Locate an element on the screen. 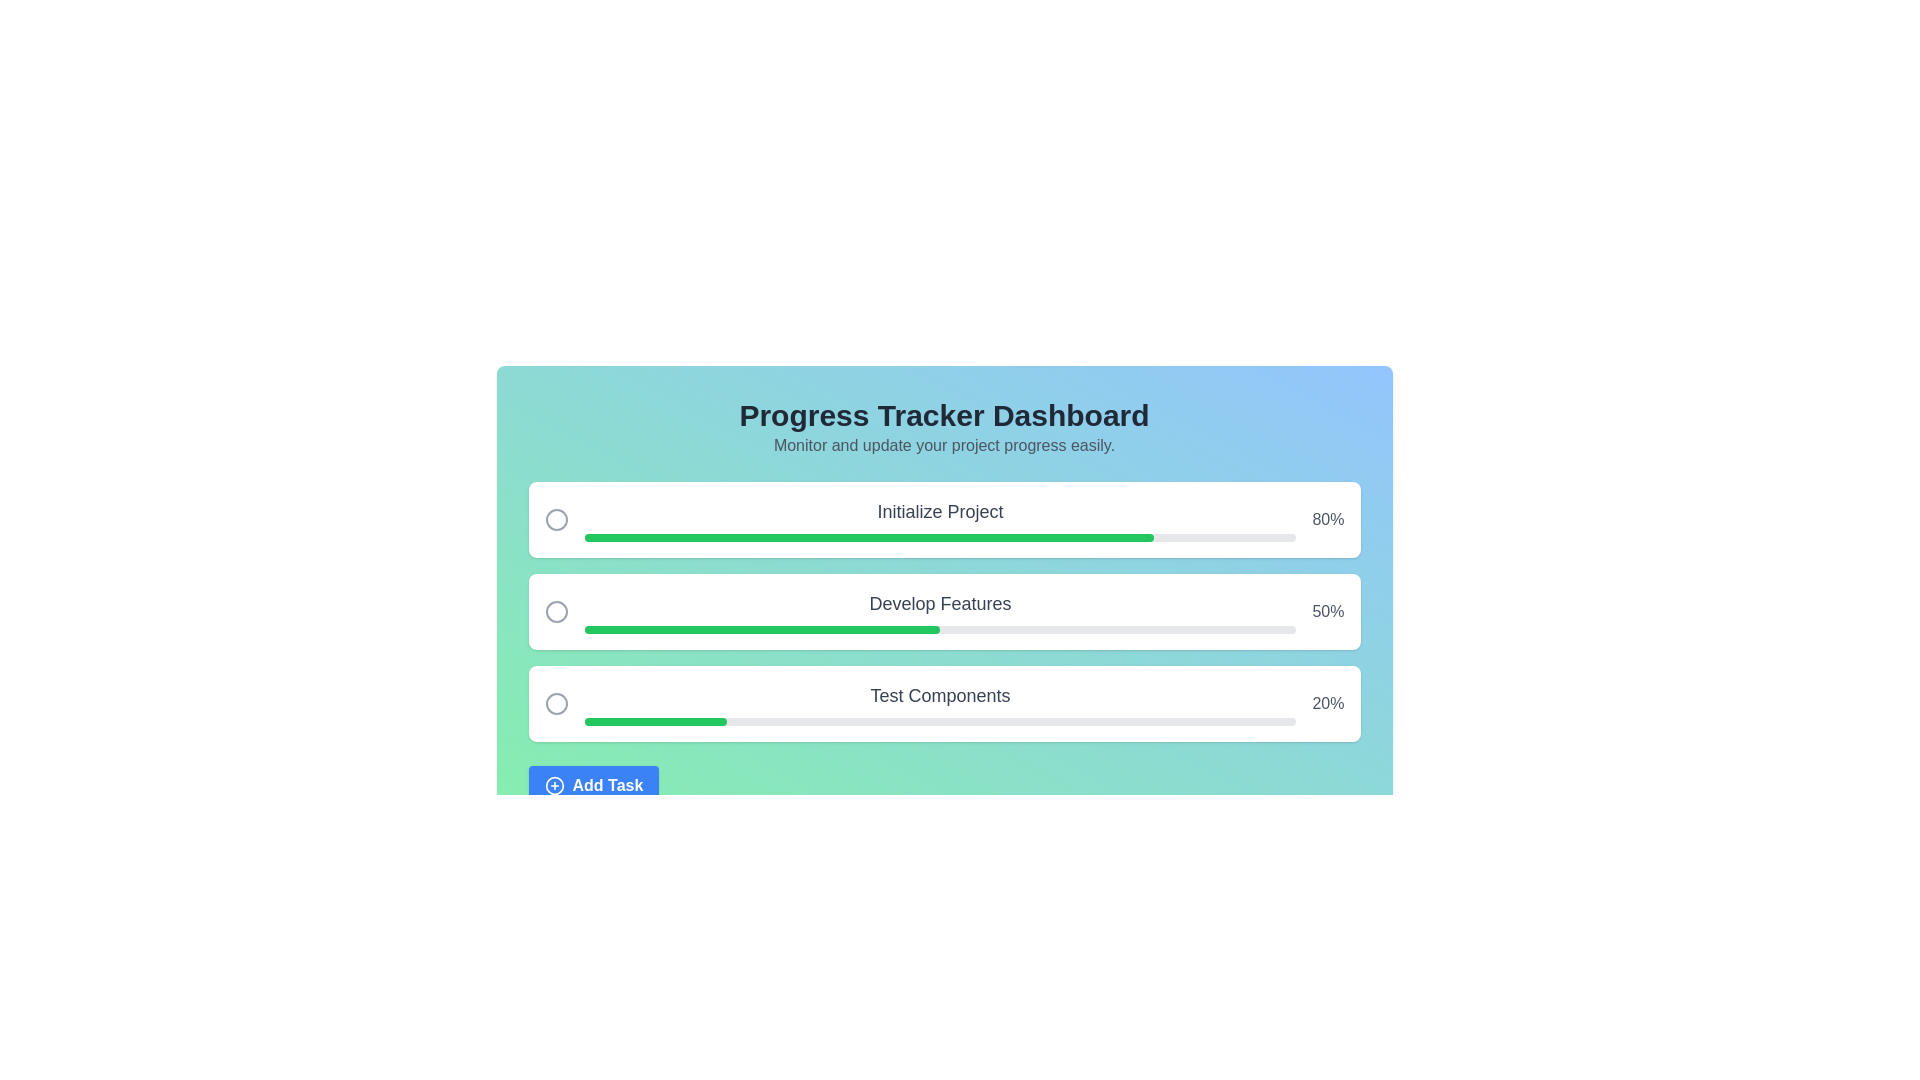  the green progress bar that is 80% filled, located in the 'Initialize Project' section above 'Develop Features' and 'Test Components' is located at coordinates (869, 536).